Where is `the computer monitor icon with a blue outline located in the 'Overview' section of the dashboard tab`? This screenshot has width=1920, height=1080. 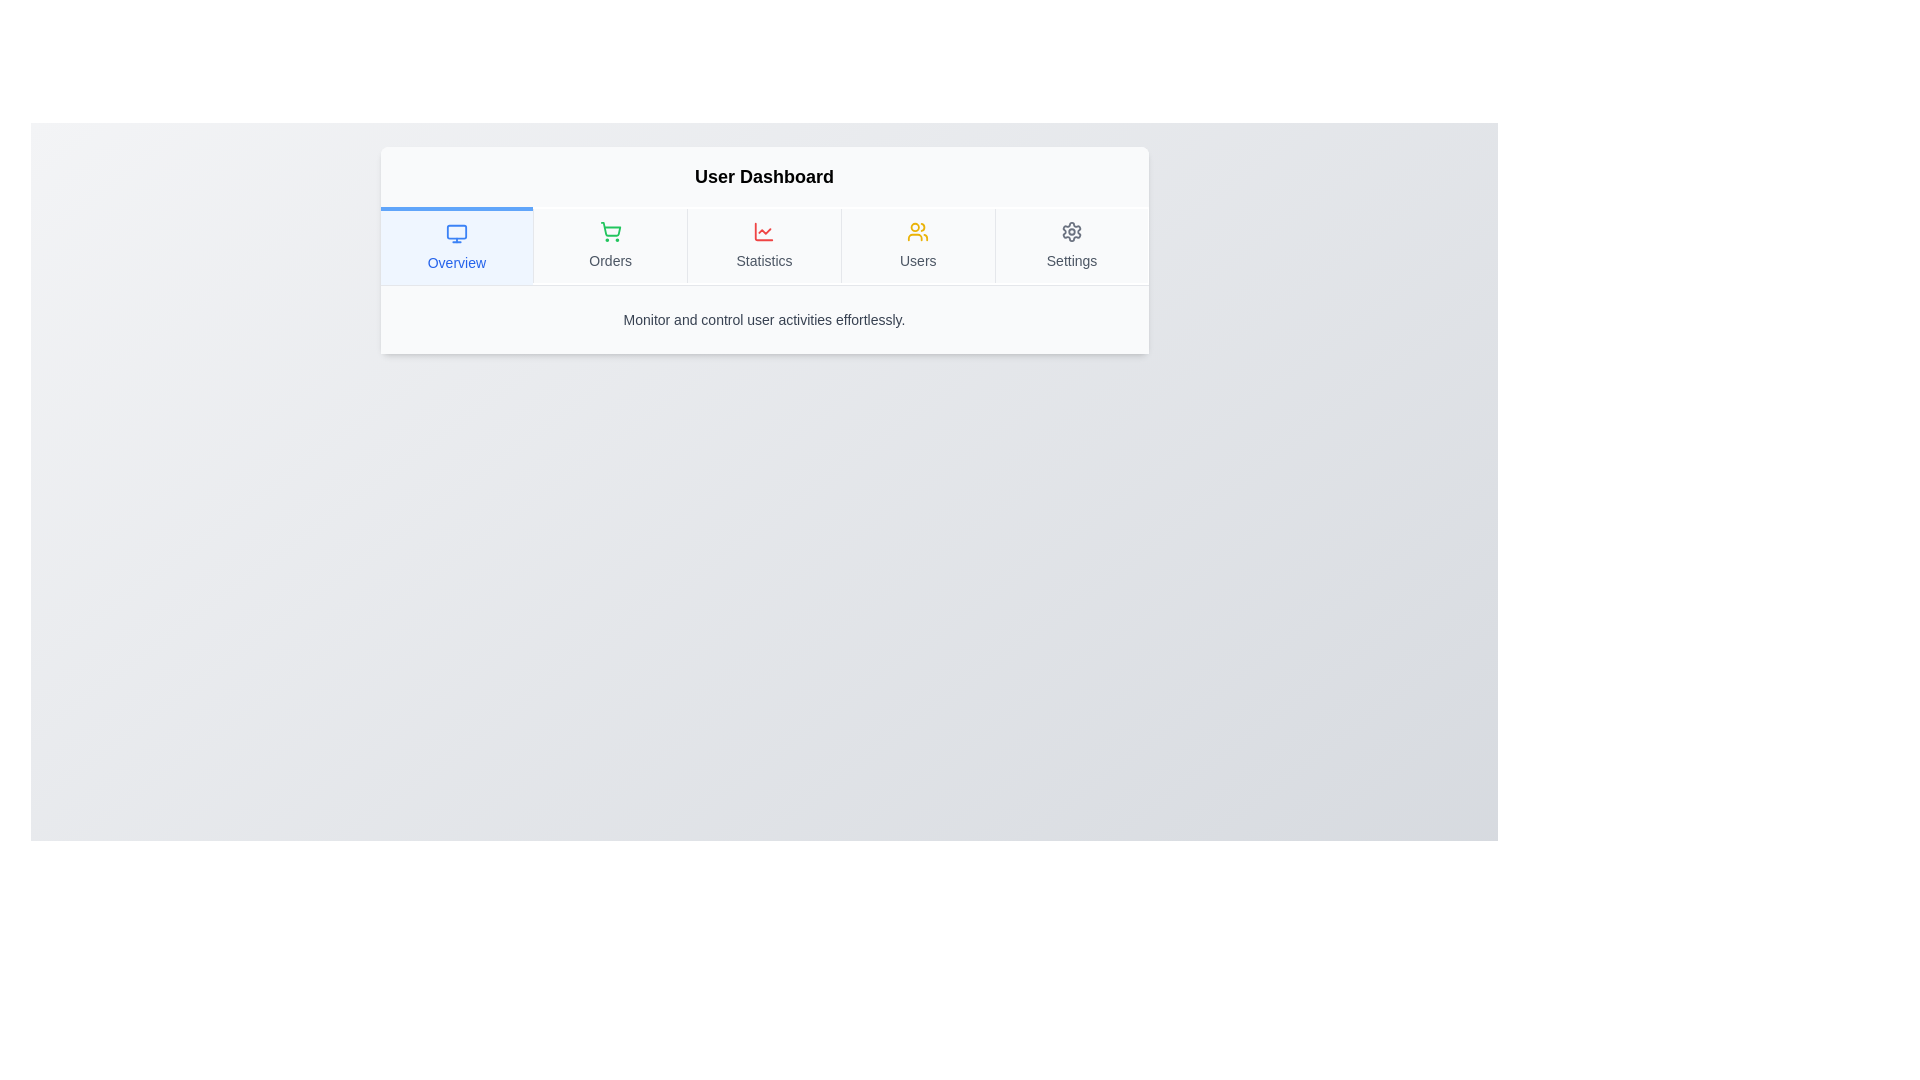 the computer monitor icon with a blue outline located in the 'Overview' section of the dashboard tab is located at coordinates (455, 233).